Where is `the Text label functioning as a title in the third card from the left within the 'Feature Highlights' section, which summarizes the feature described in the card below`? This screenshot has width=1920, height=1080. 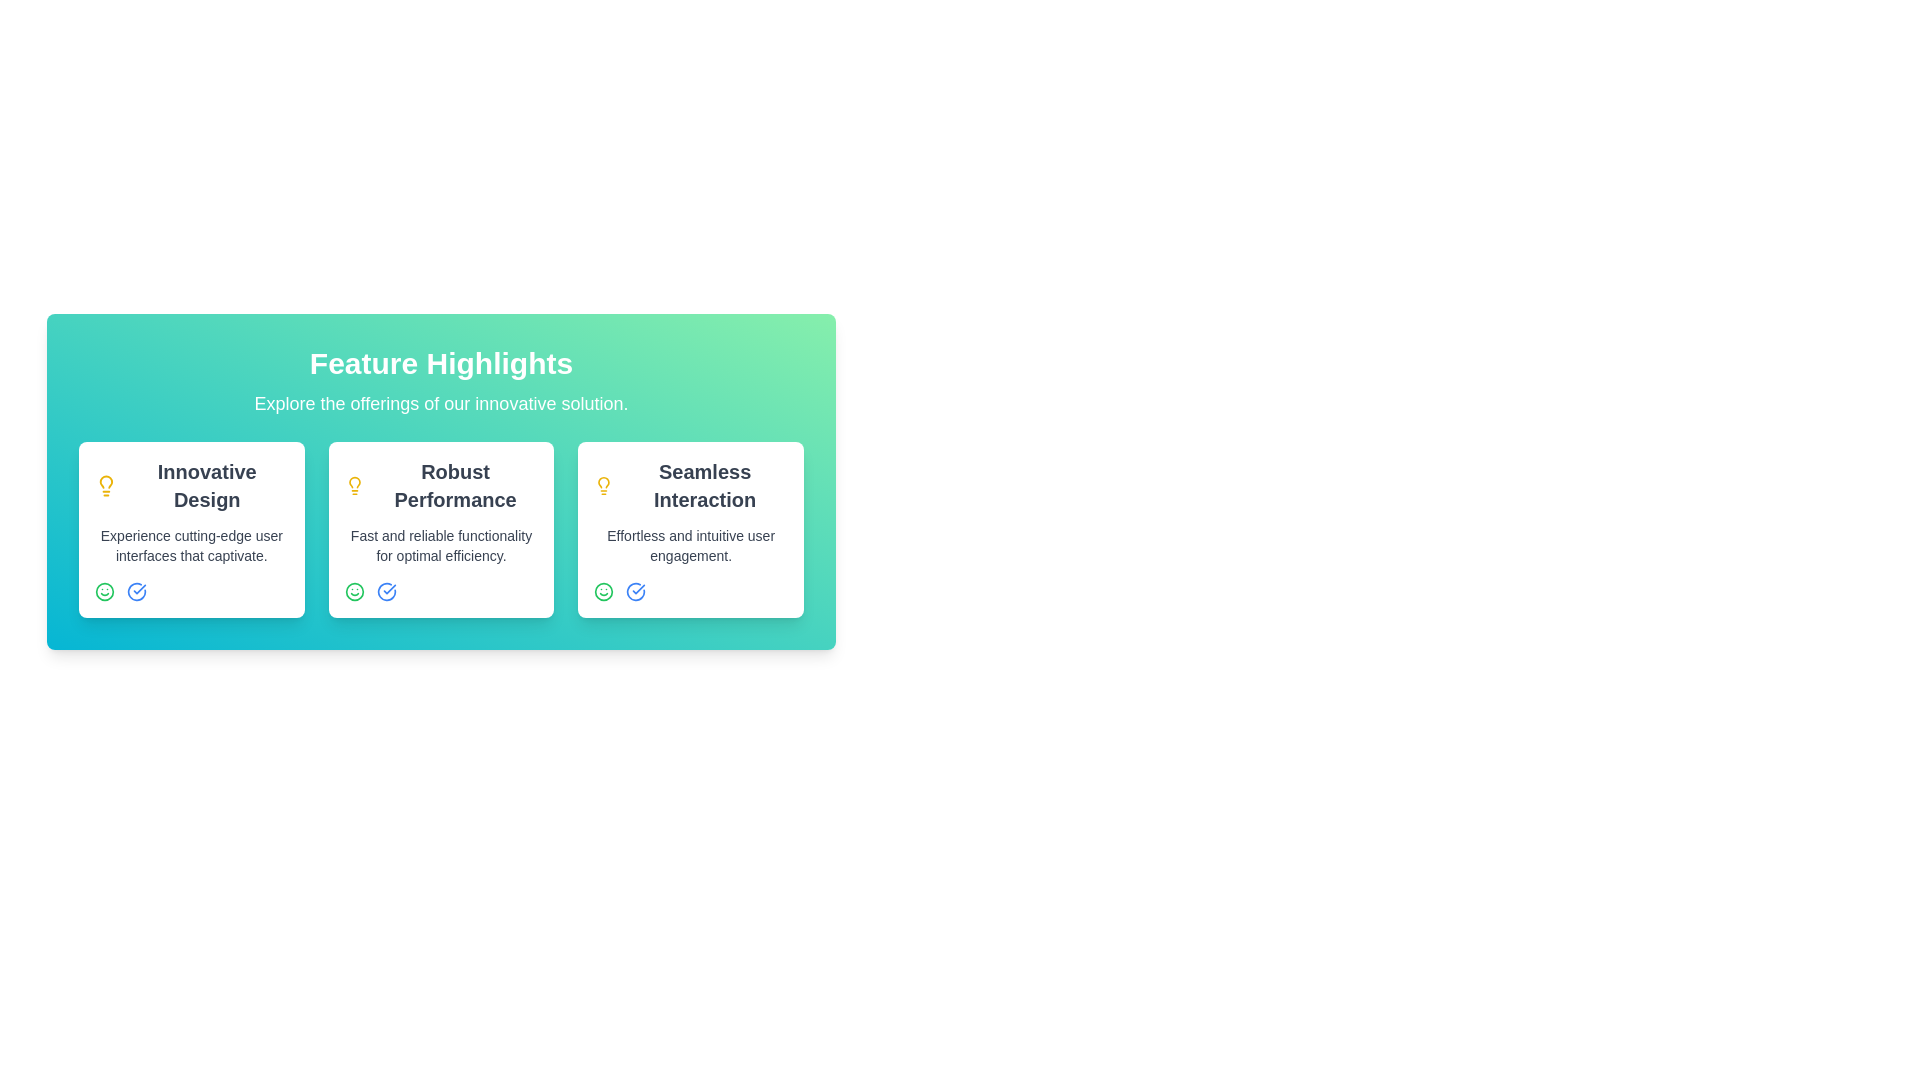
the Text label functioning as a title in the third card from the left within the 'Feature Highlights' section, which summarizes the feature described in the card below is located at coordinates (691, 486).